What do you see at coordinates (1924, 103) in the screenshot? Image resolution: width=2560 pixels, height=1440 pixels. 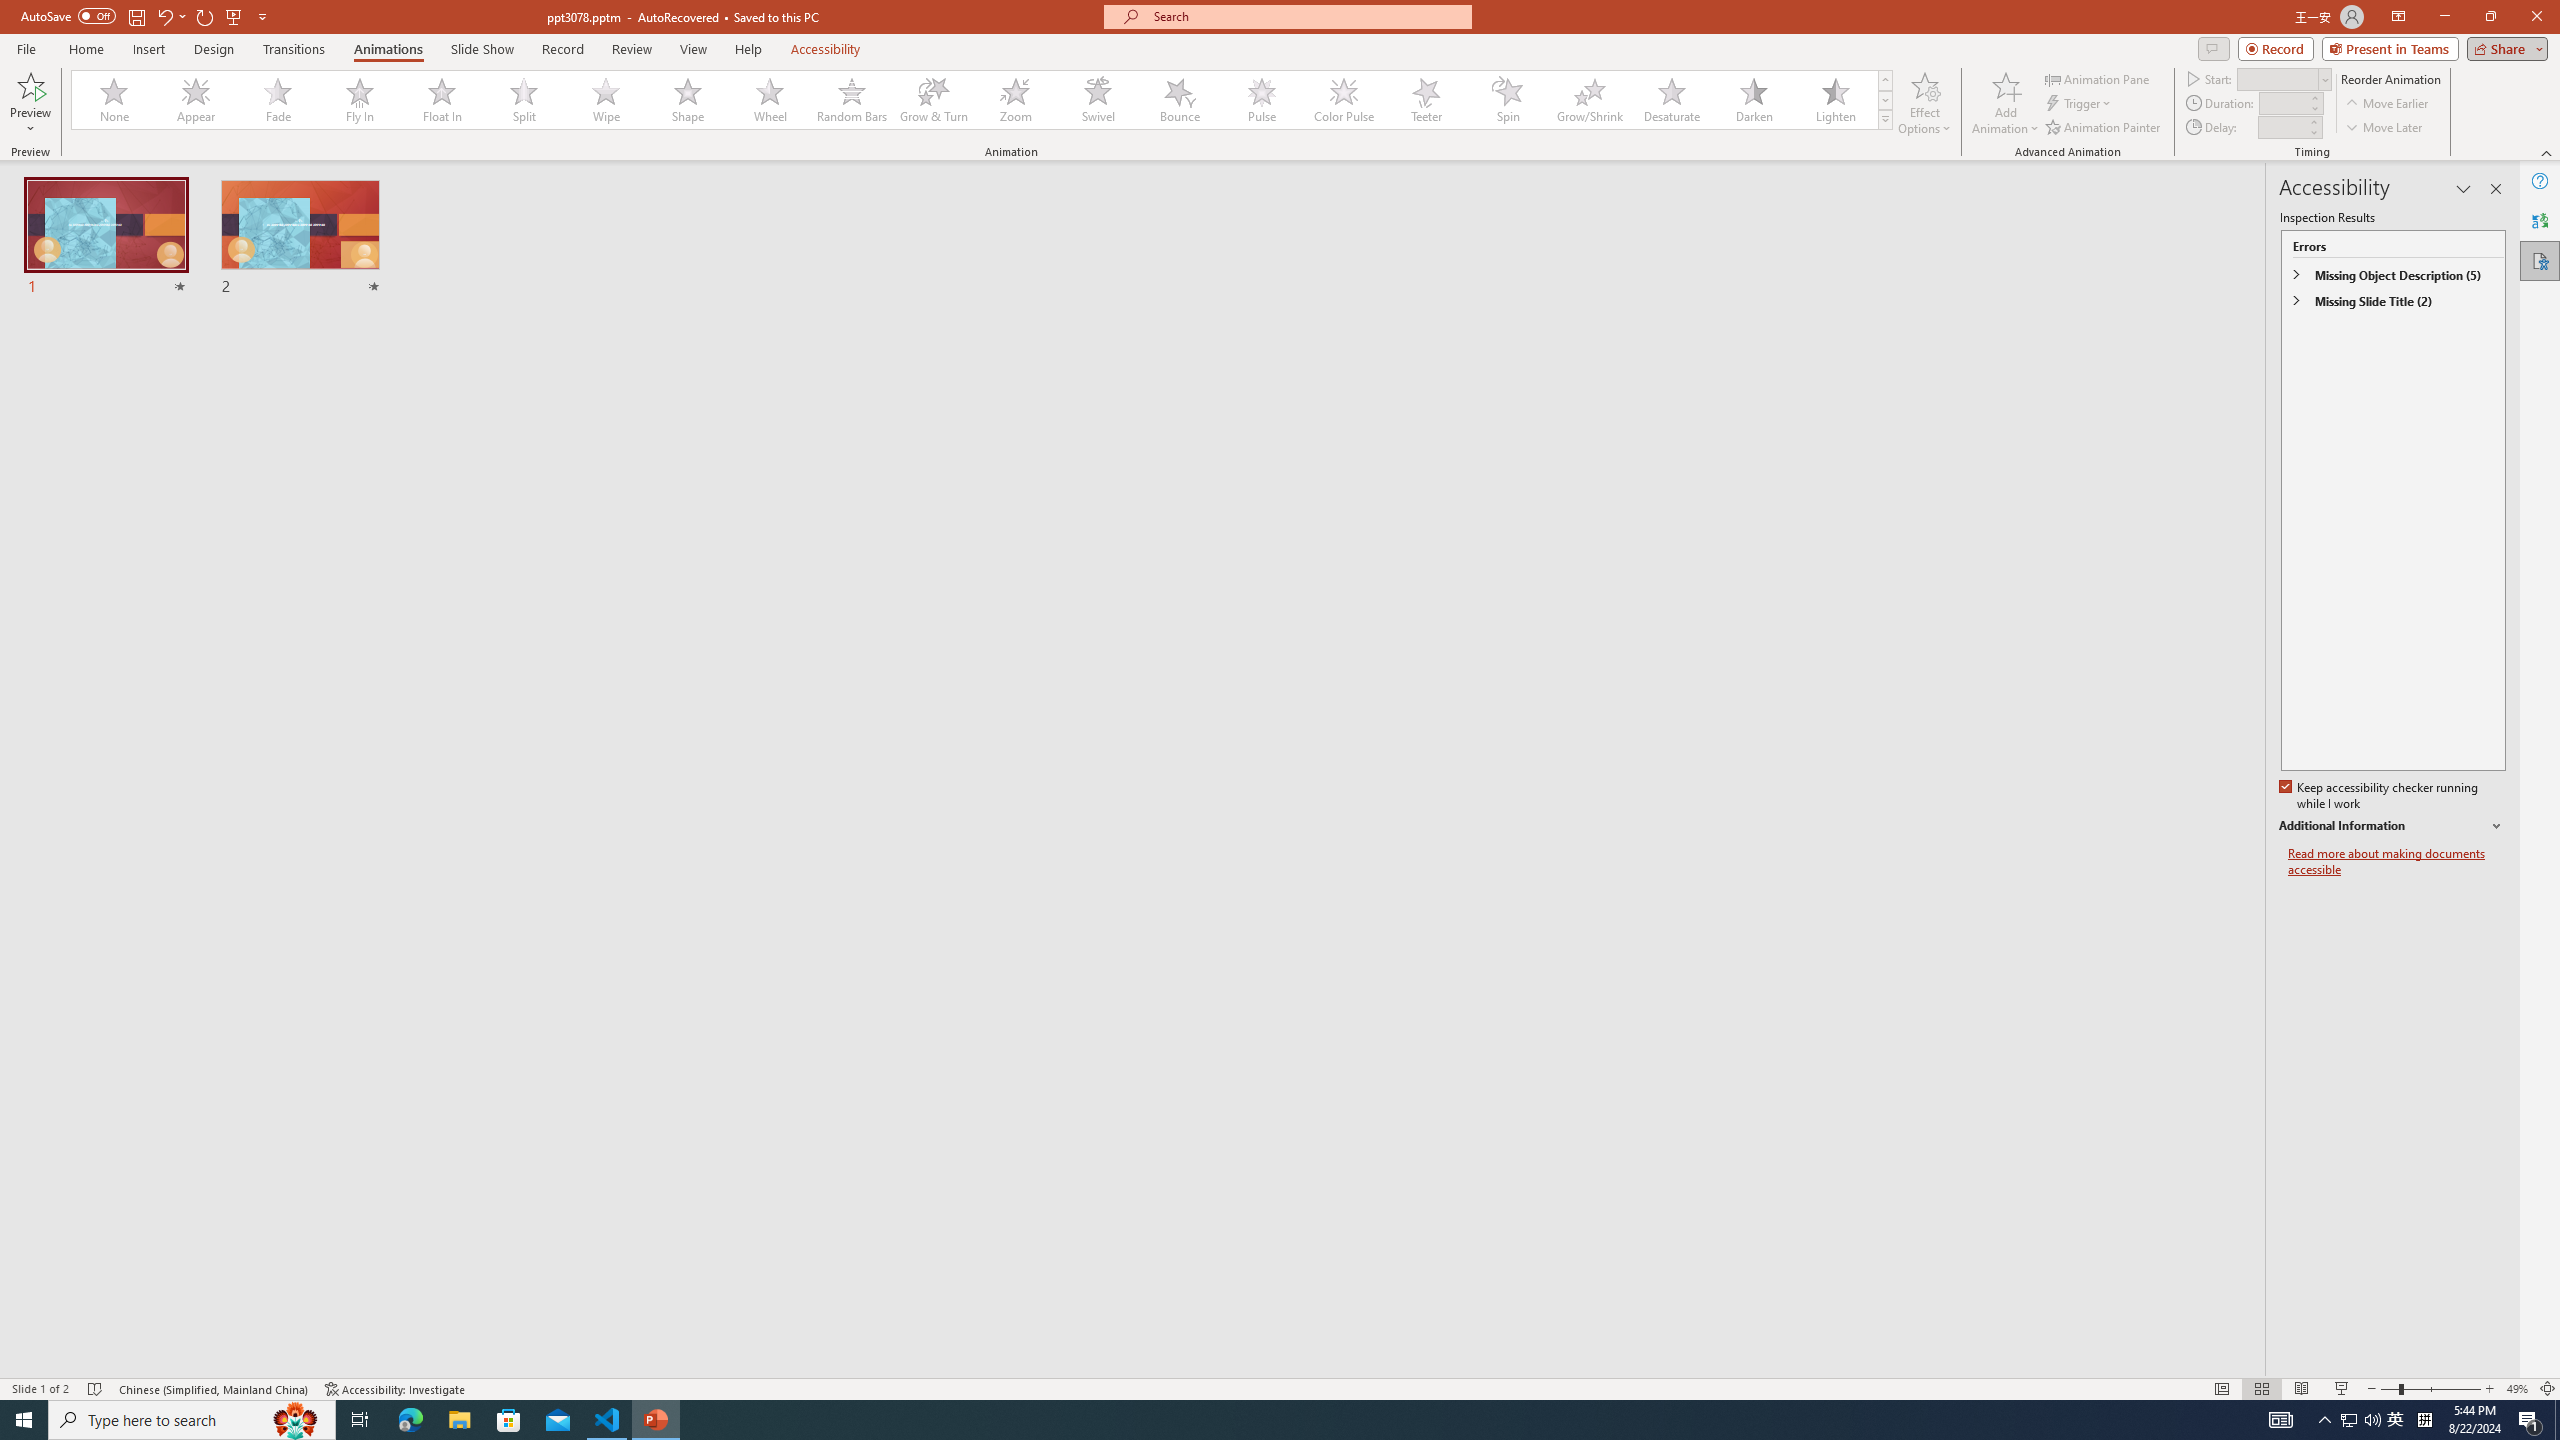 I see `'Effect Options'` at bounding box center [1924, 103].